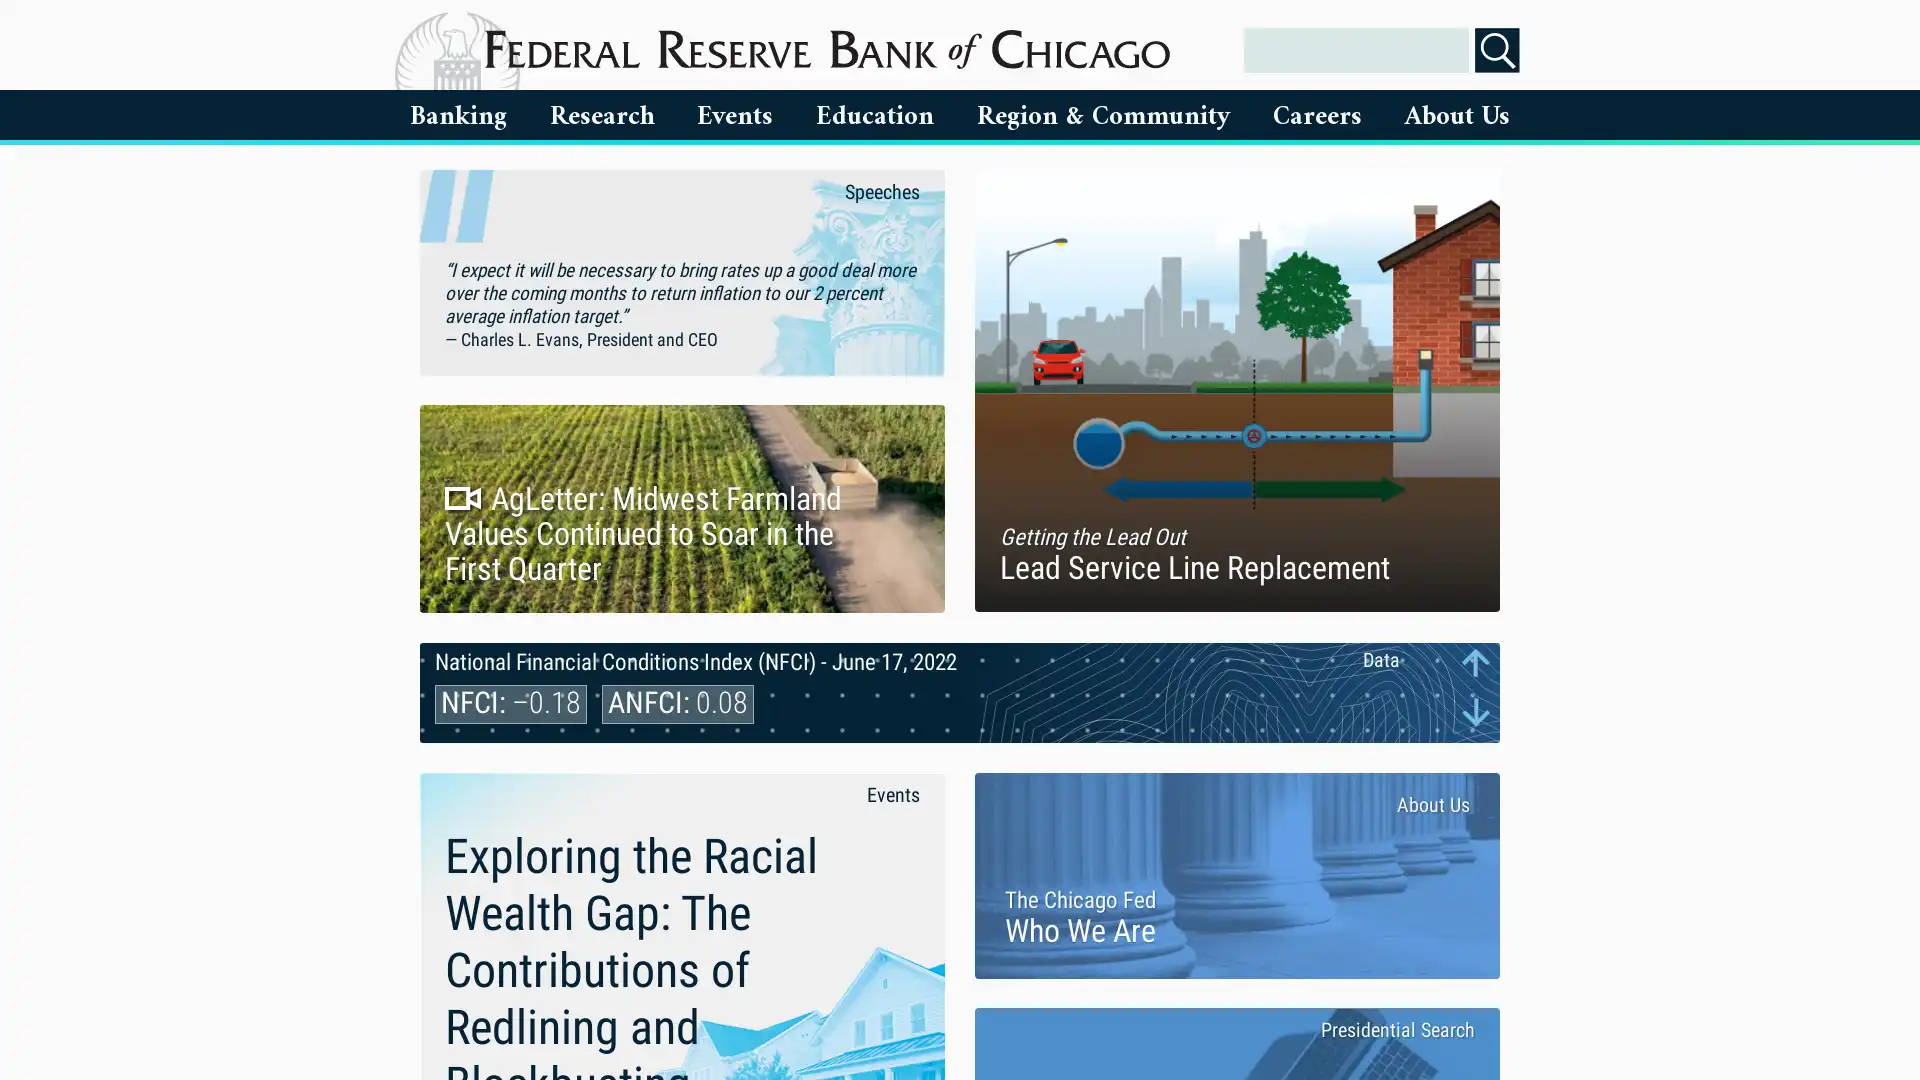 This screenshot has height=1080, width=1920. What do you see at coordinates (1497, 49) in the screenshot?
I see `Search` at bounding box center [1497, 49].